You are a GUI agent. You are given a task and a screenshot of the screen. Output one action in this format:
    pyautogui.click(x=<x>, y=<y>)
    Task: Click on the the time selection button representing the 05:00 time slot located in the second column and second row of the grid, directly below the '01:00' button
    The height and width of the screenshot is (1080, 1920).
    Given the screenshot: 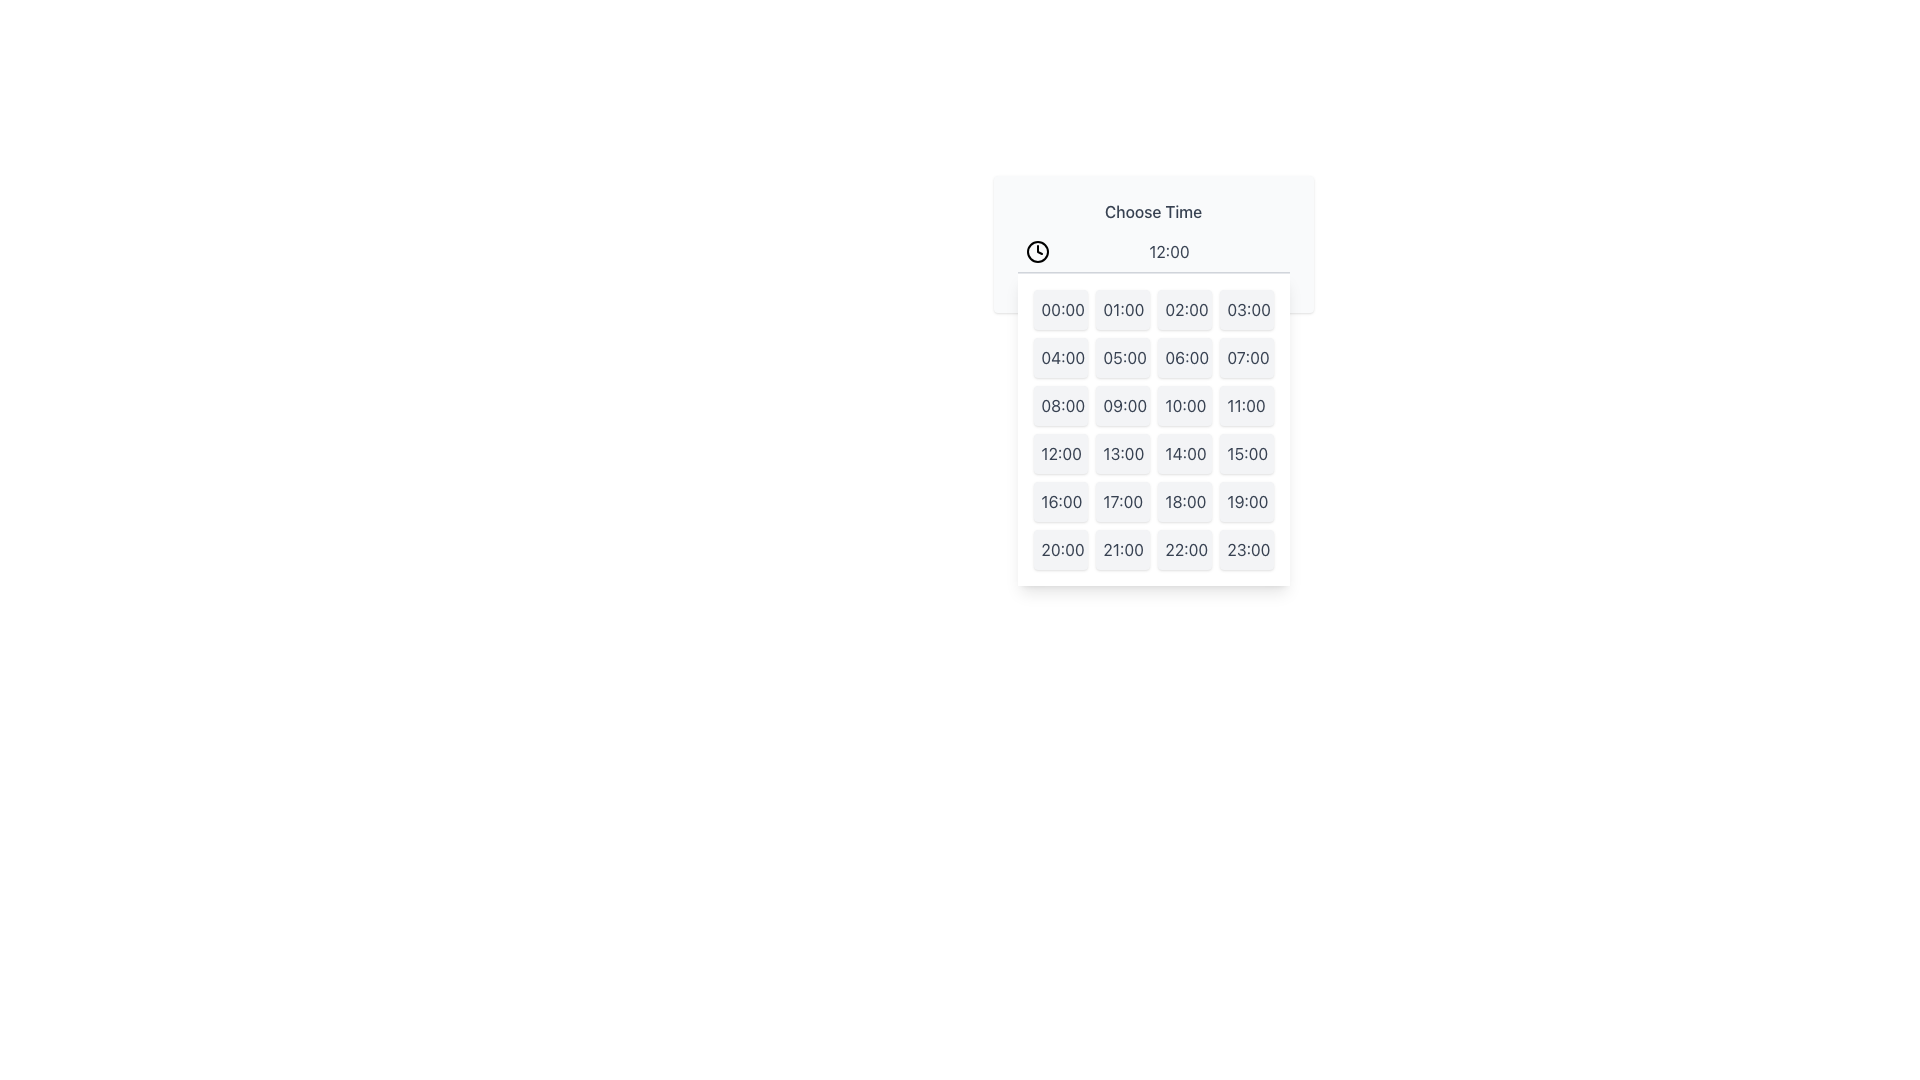 What is the action you would take?
    pyautogui.click(x=1122, y=357)
    